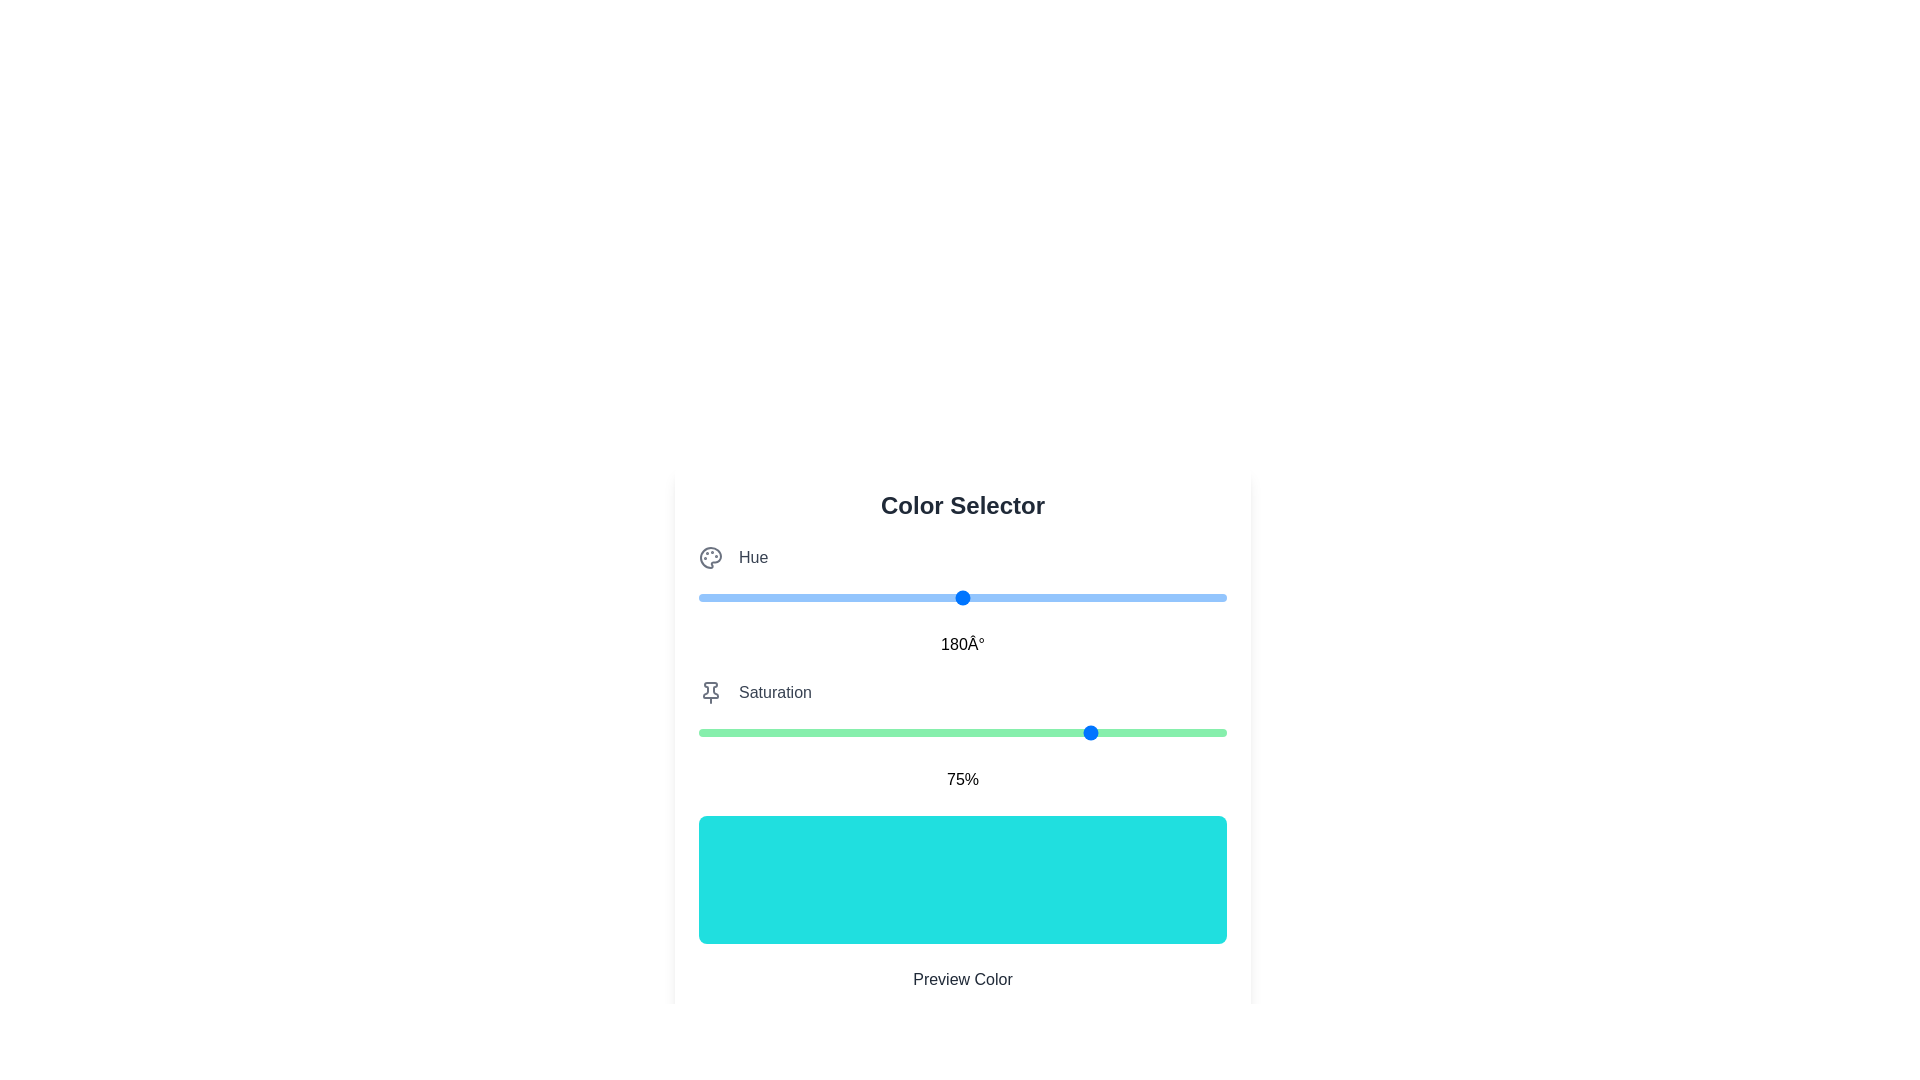  What do you see at coordinates (963, 978) in the screenshot?
I see `the centered text label reading 'Preview Color' which is styled with a medium-weight font and dark gray color, located below the color preview area in the 'Color Selector' component` at bounding box center [963, 978].